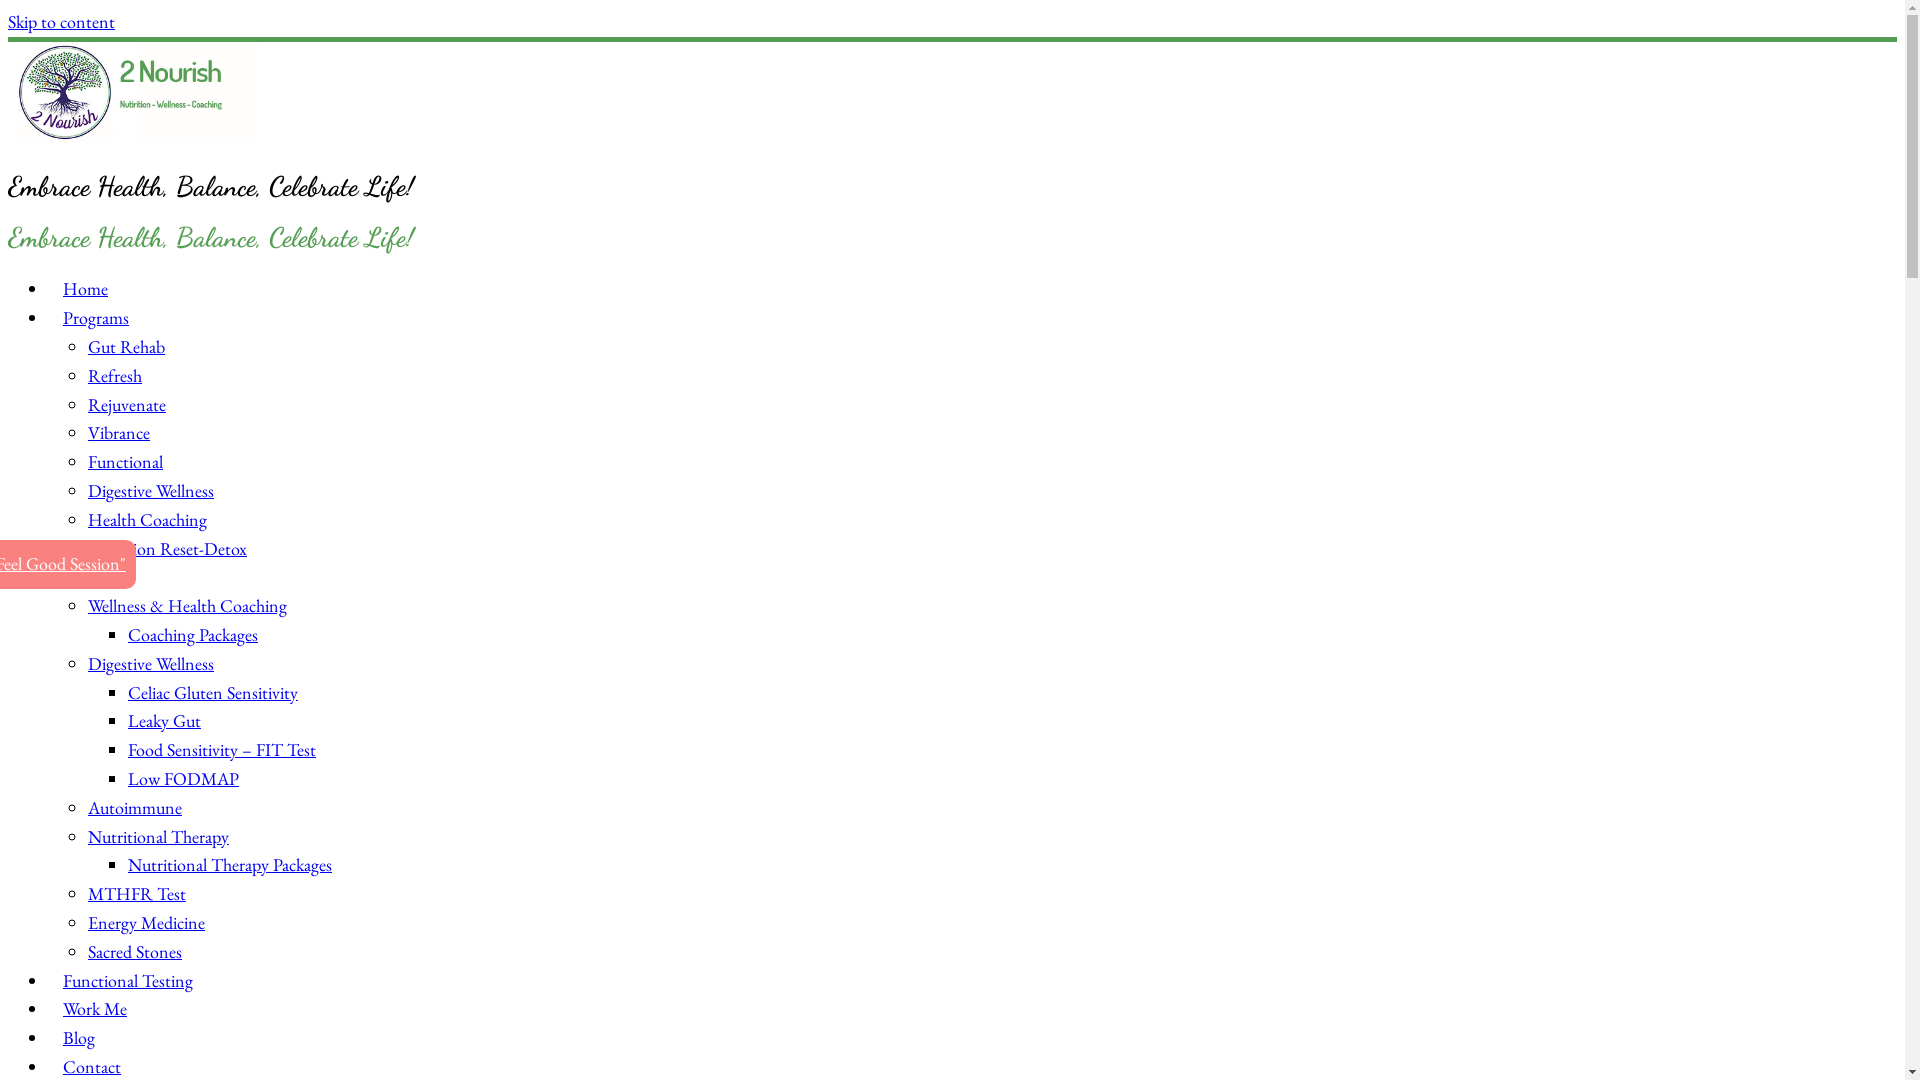 Image resolution: width=1920 pixels, height=1080 pixels. What do you see at coordinates (133, 806) in the screenshot?
I see `'Autoimmune'` at bounding box center [133, 806].